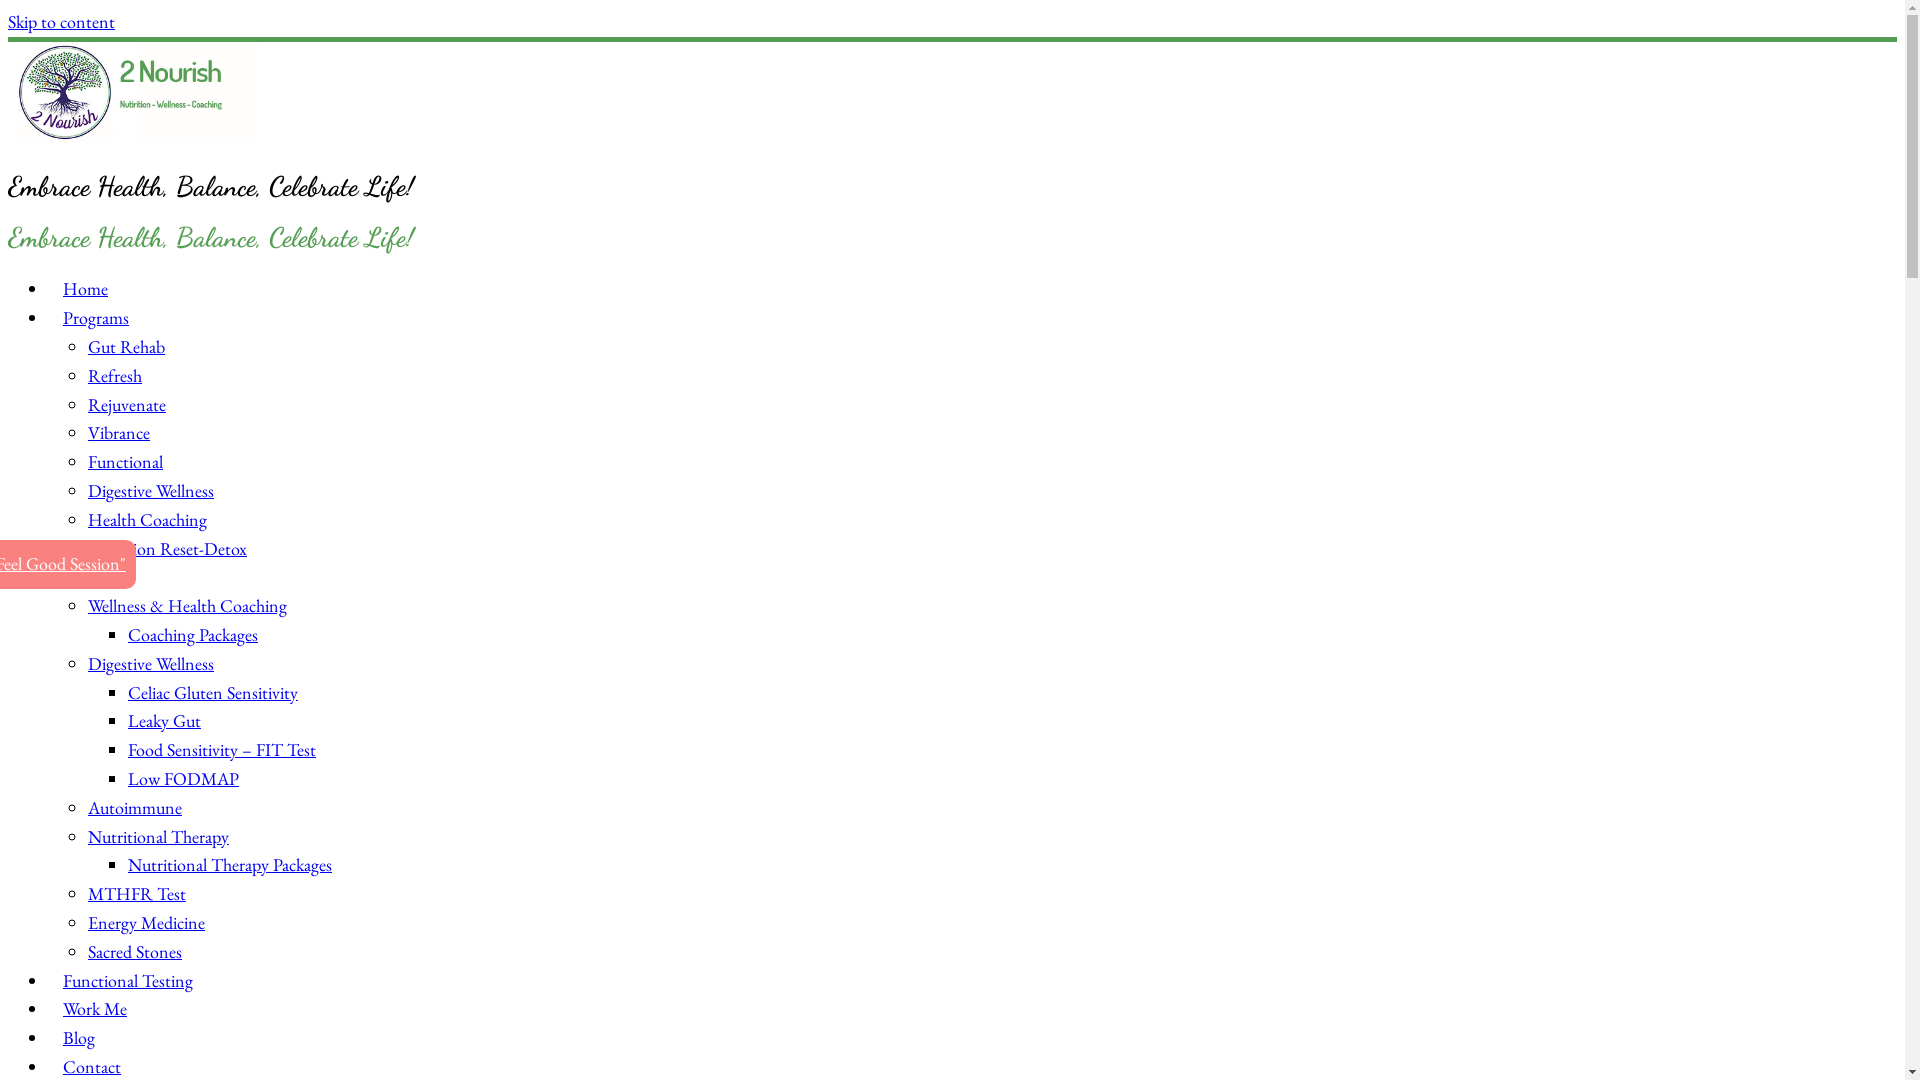 Image resolution: width=1920 pixels, height=1080 pixels. What do you see at coordinates (133, 806) in the screenshot?
I see `'Autoimmune'` at bounding box center [133, 806].